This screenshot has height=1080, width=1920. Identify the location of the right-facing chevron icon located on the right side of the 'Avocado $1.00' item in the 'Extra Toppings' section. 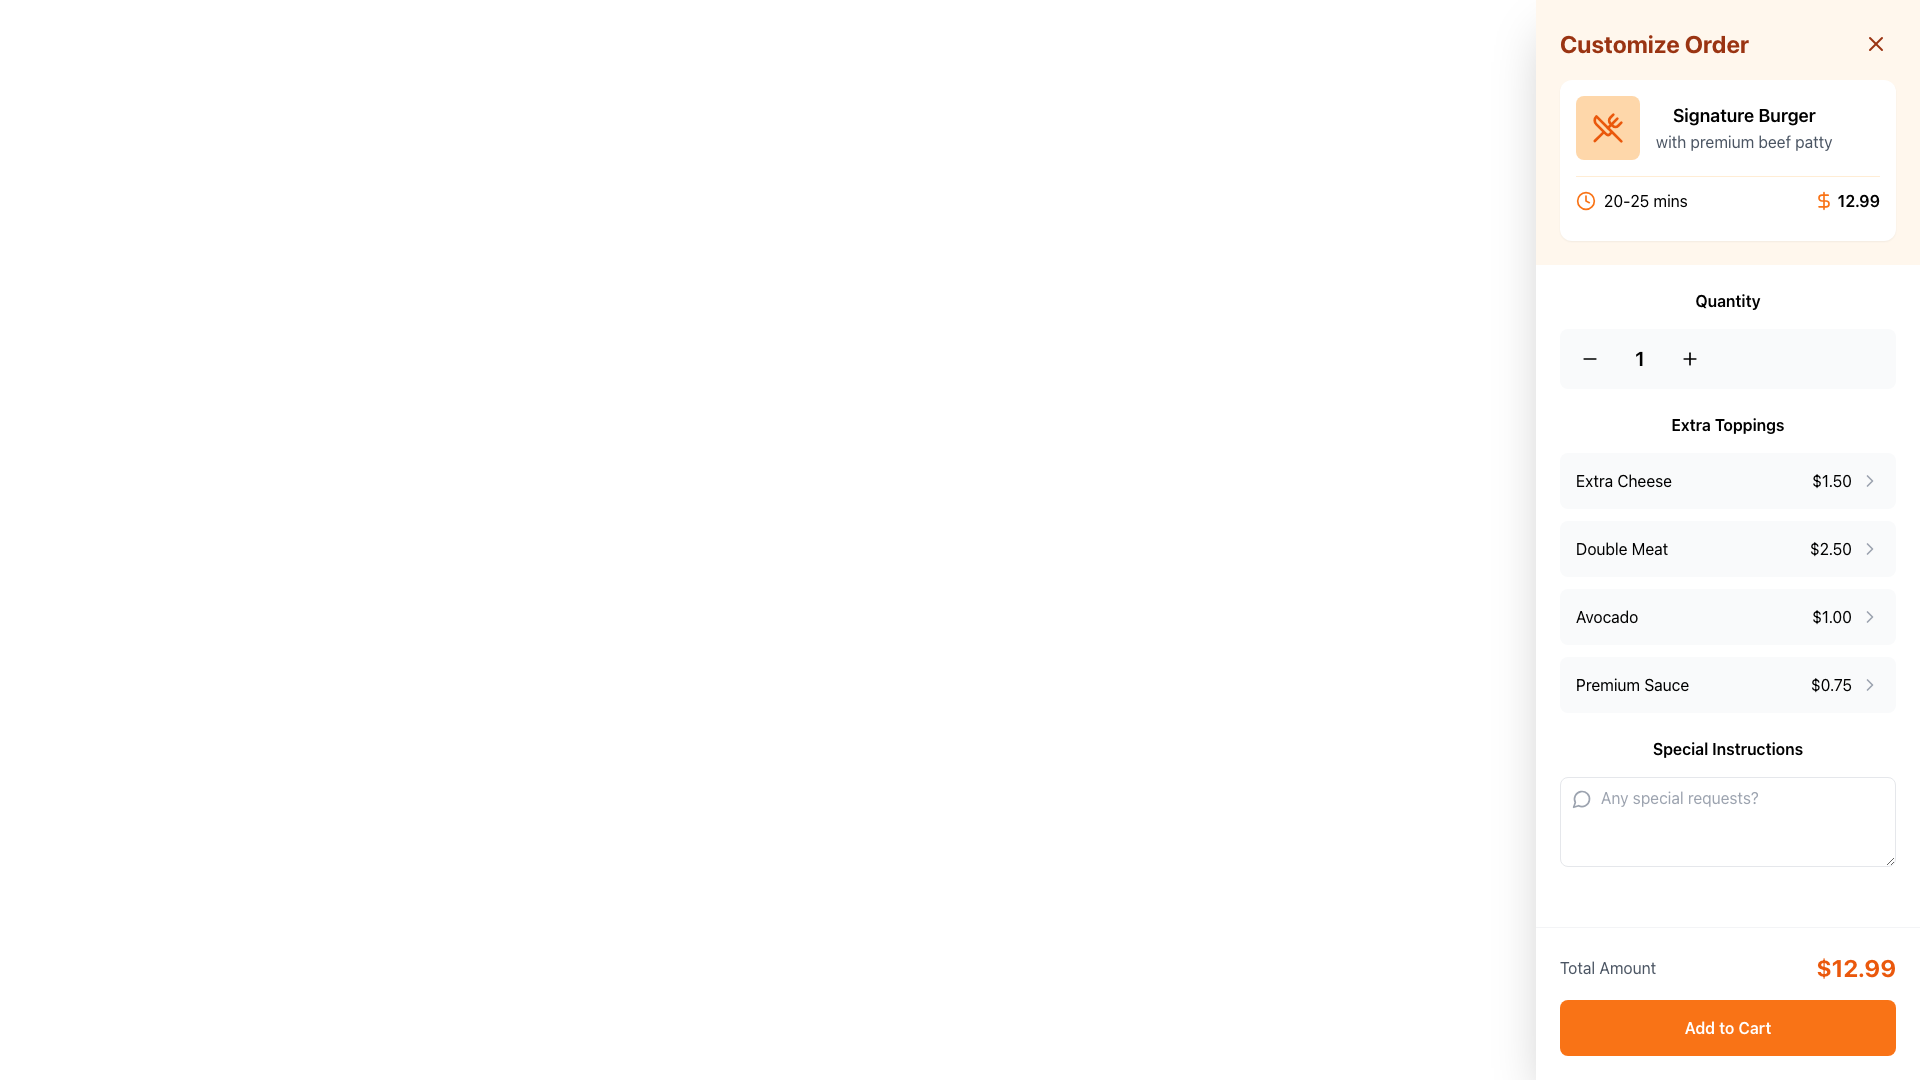
(1869, 616).